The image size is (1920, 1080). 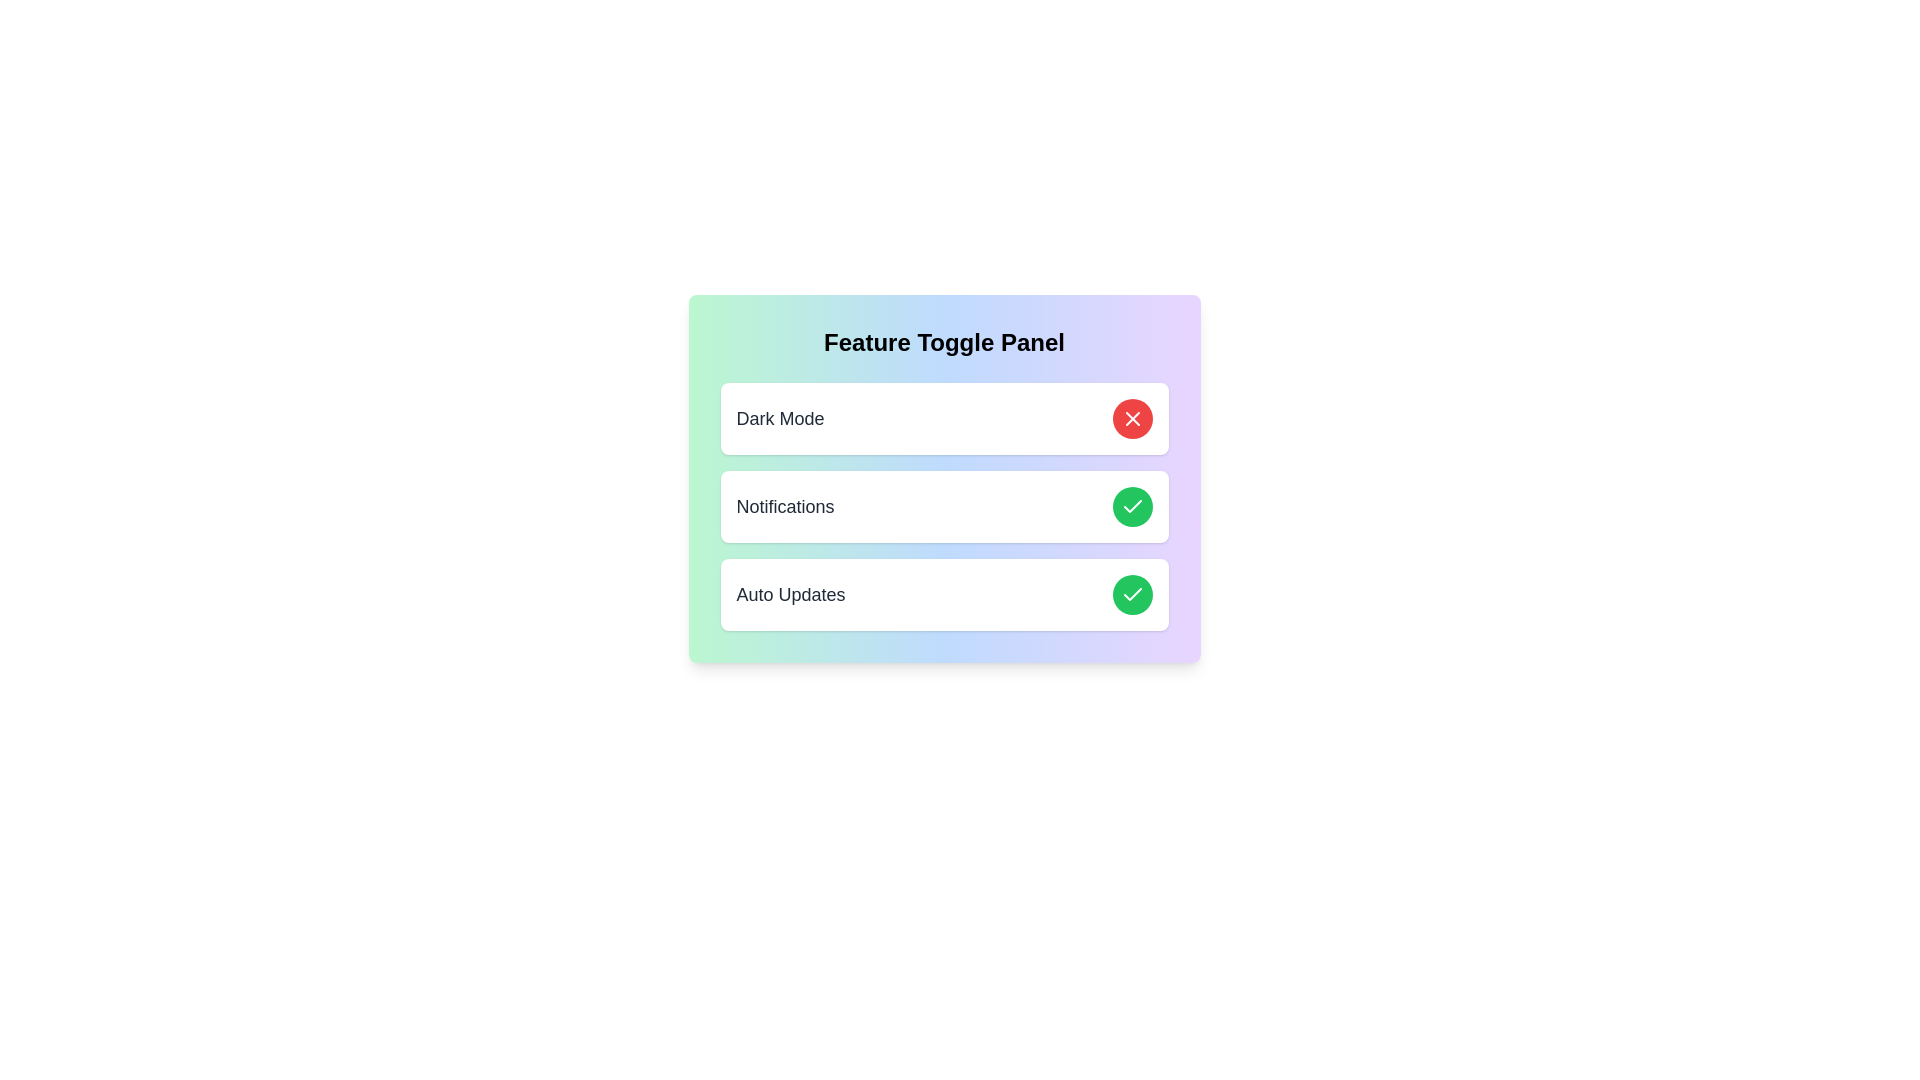 I want to click on the element Notifications to observe its visual effect, so click(x=943, y=505).